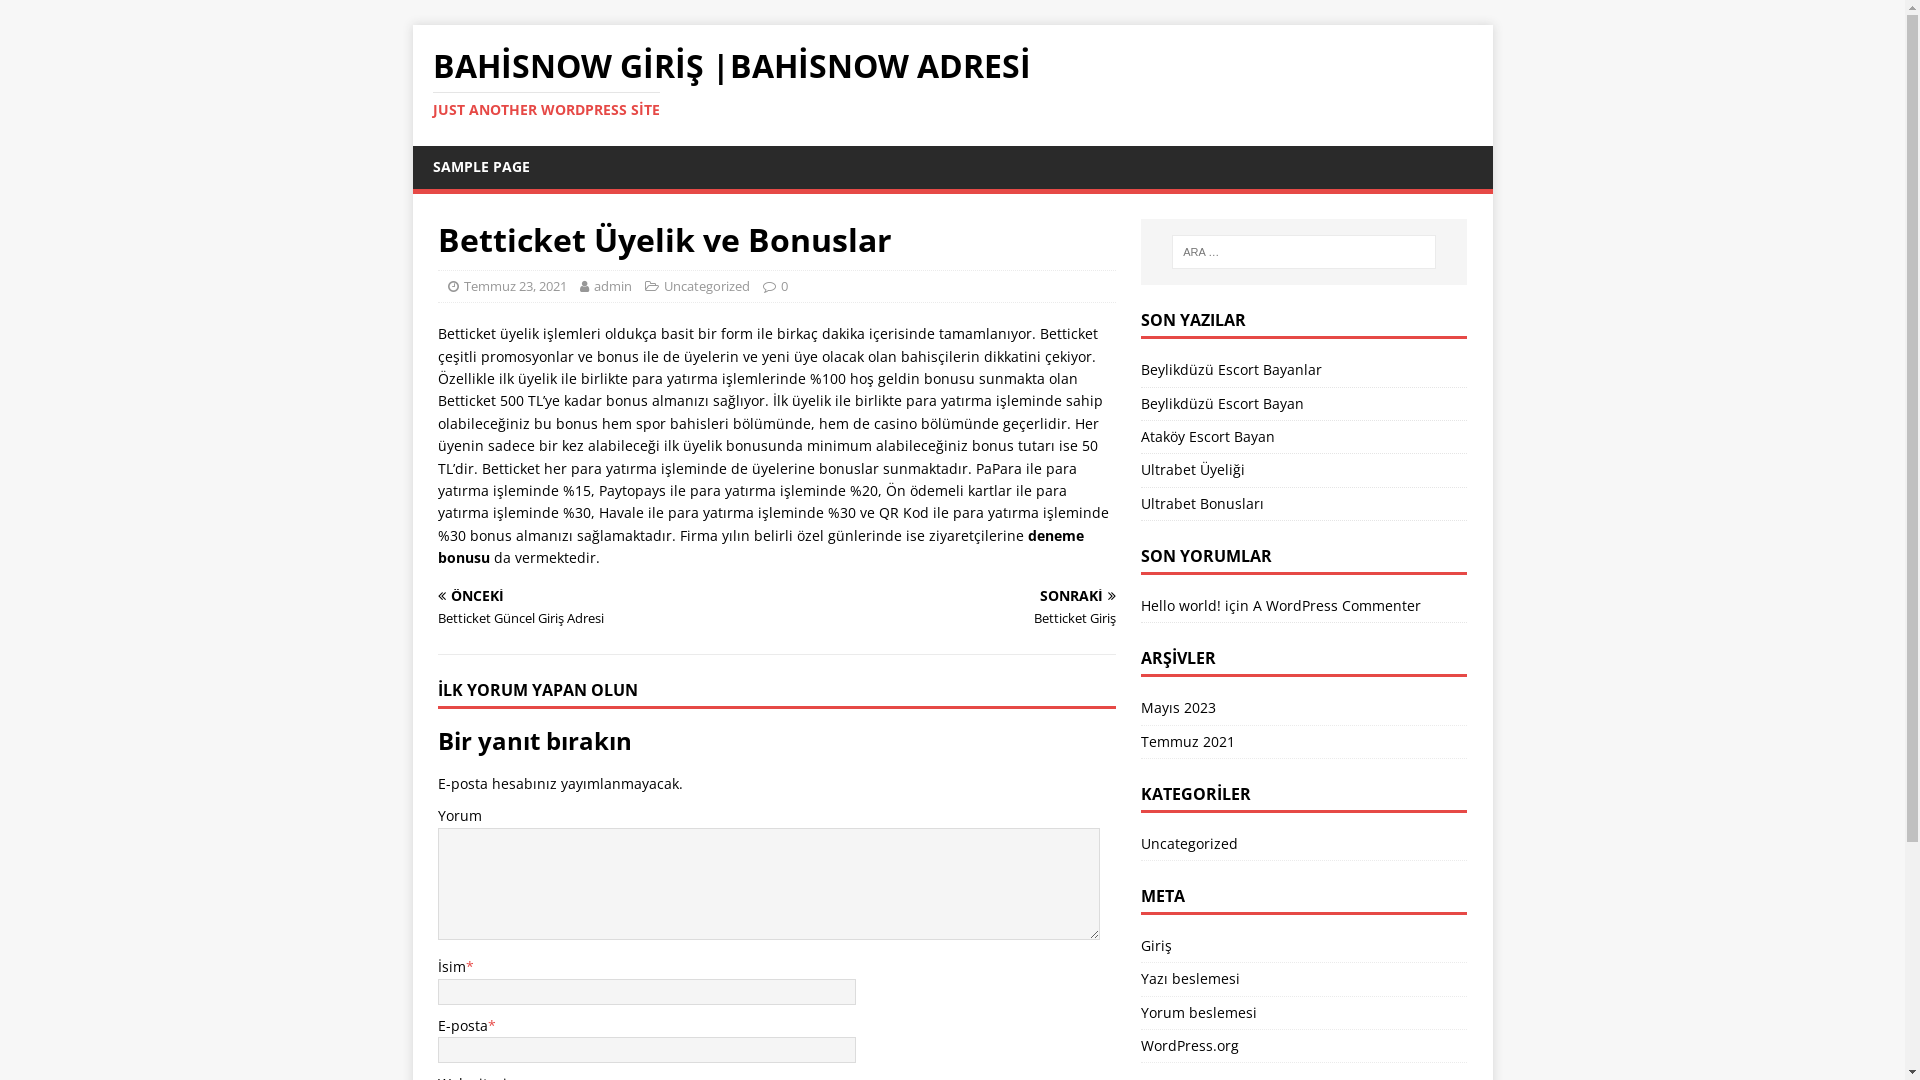 Image resolution: width=1920 pixels, height=1080 pixels. Describe the element at coordinates (480, 165) in the screenshot. I see `'SAMPLE PAGE'` at that location.